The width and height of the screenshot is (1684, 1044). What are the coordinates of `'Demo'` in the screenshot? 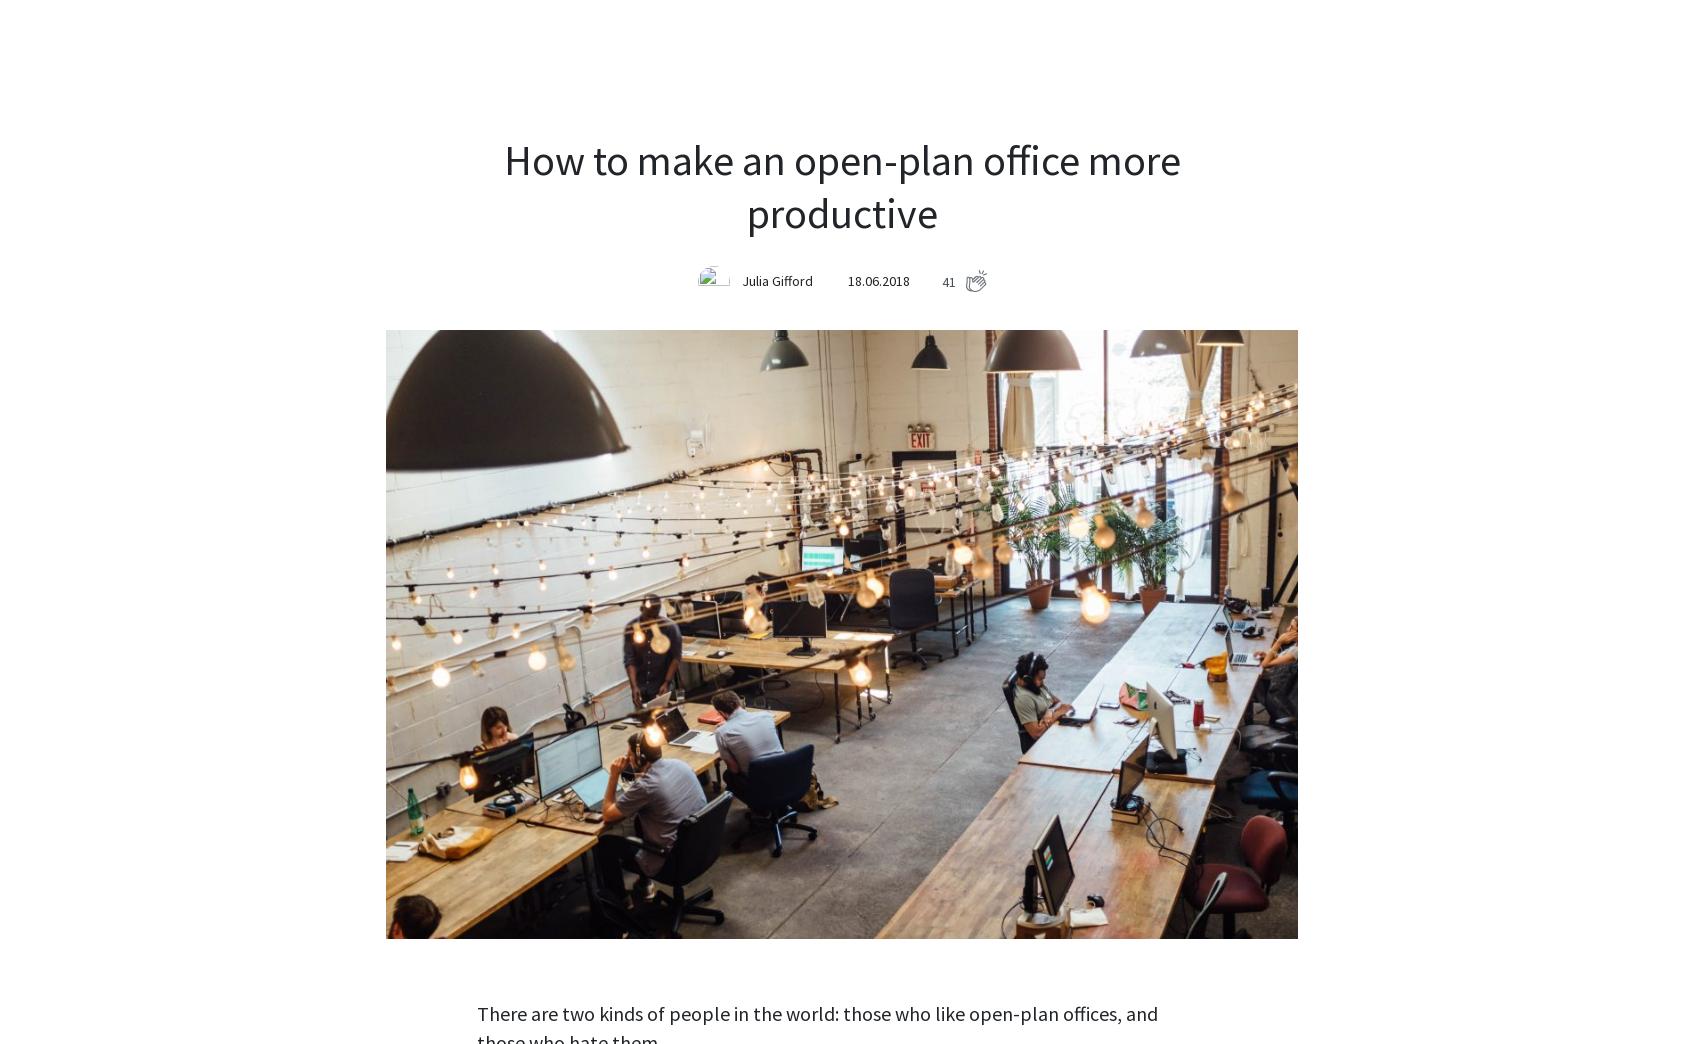 It's located at (685, 44).